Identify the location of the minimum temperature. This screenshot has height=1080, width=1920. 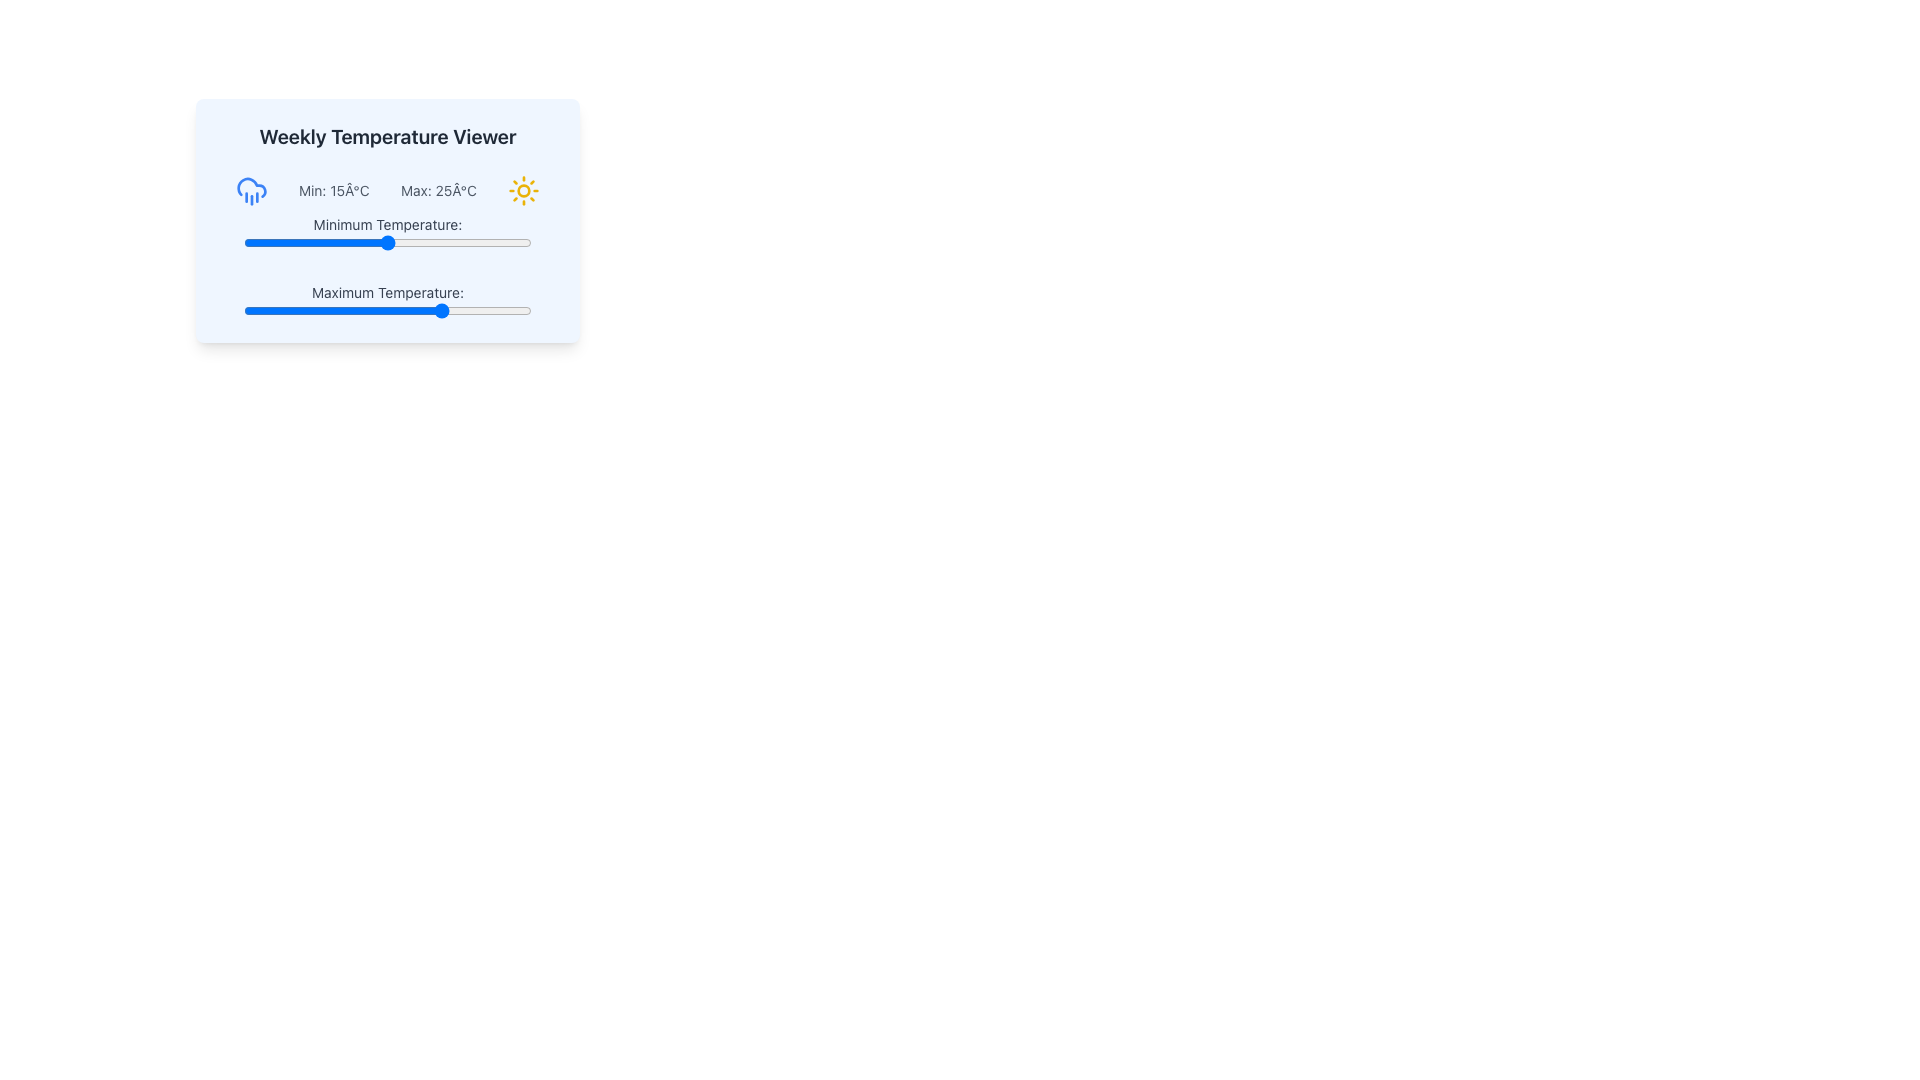
(404, 242).